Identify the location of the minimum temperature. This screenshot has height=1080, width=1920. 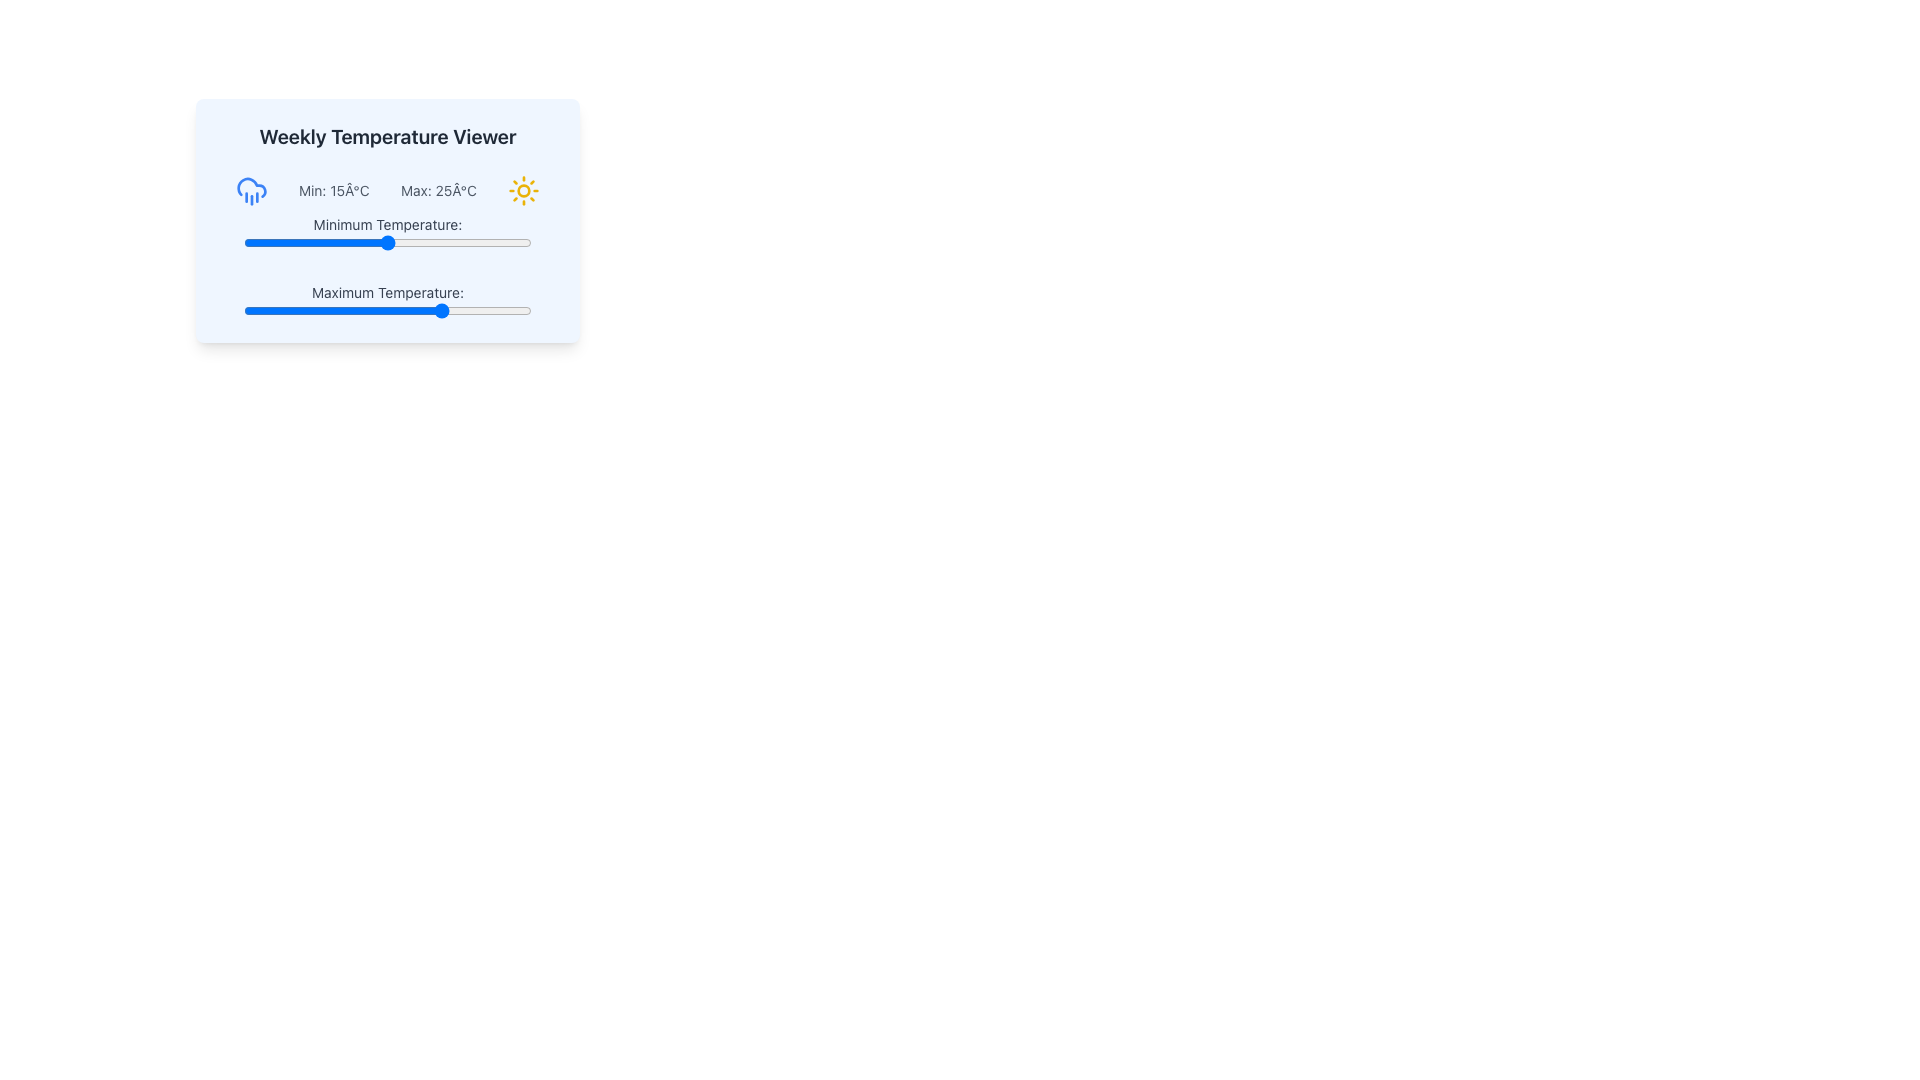
(404, 242).